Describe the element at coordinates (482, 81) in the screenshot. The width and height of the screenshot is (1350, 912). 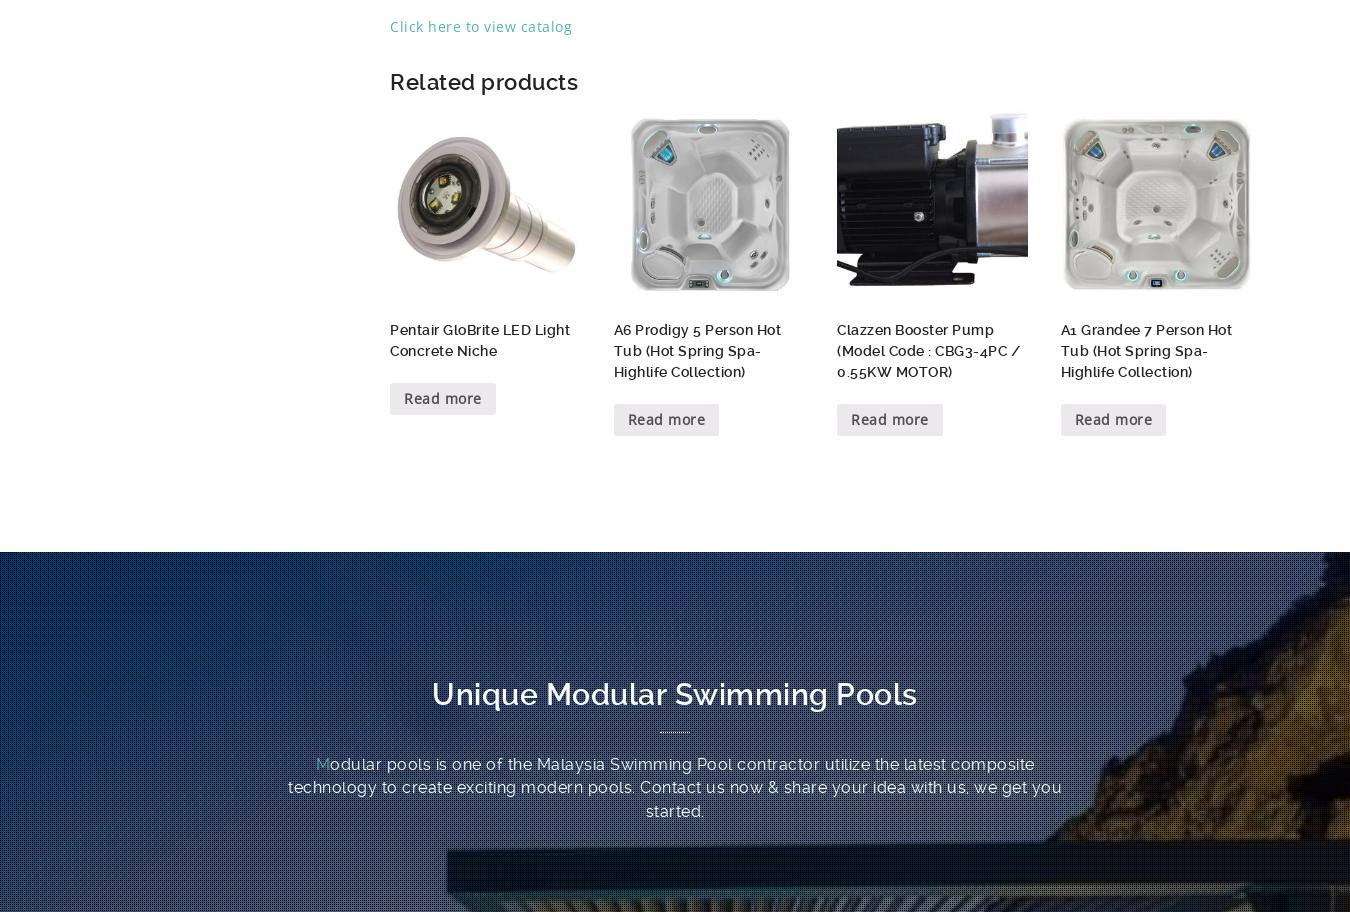
I see `'Related products'` at that location.